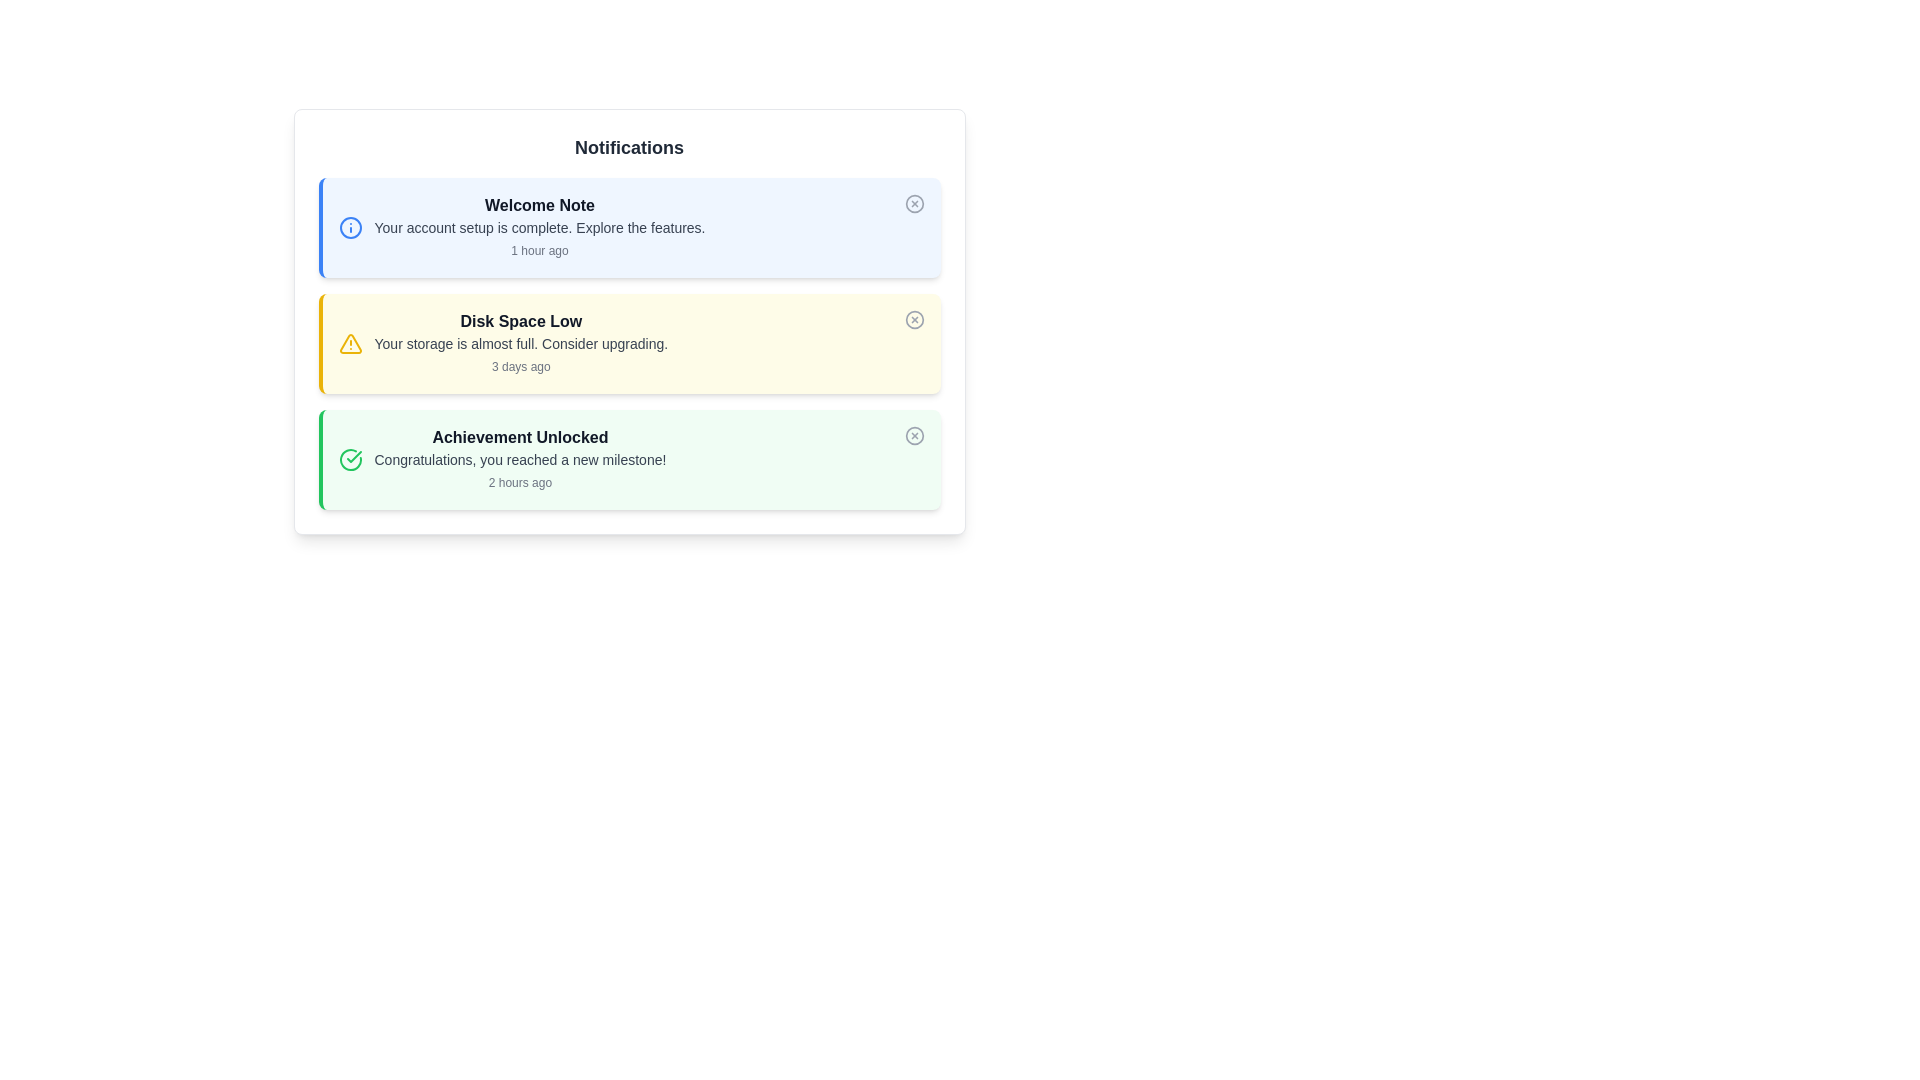  I want to click on the 'Achievement Unlocked' text label, which is part of the third notification box, styled in bold dark gray on a light green background, so click(520, 437).